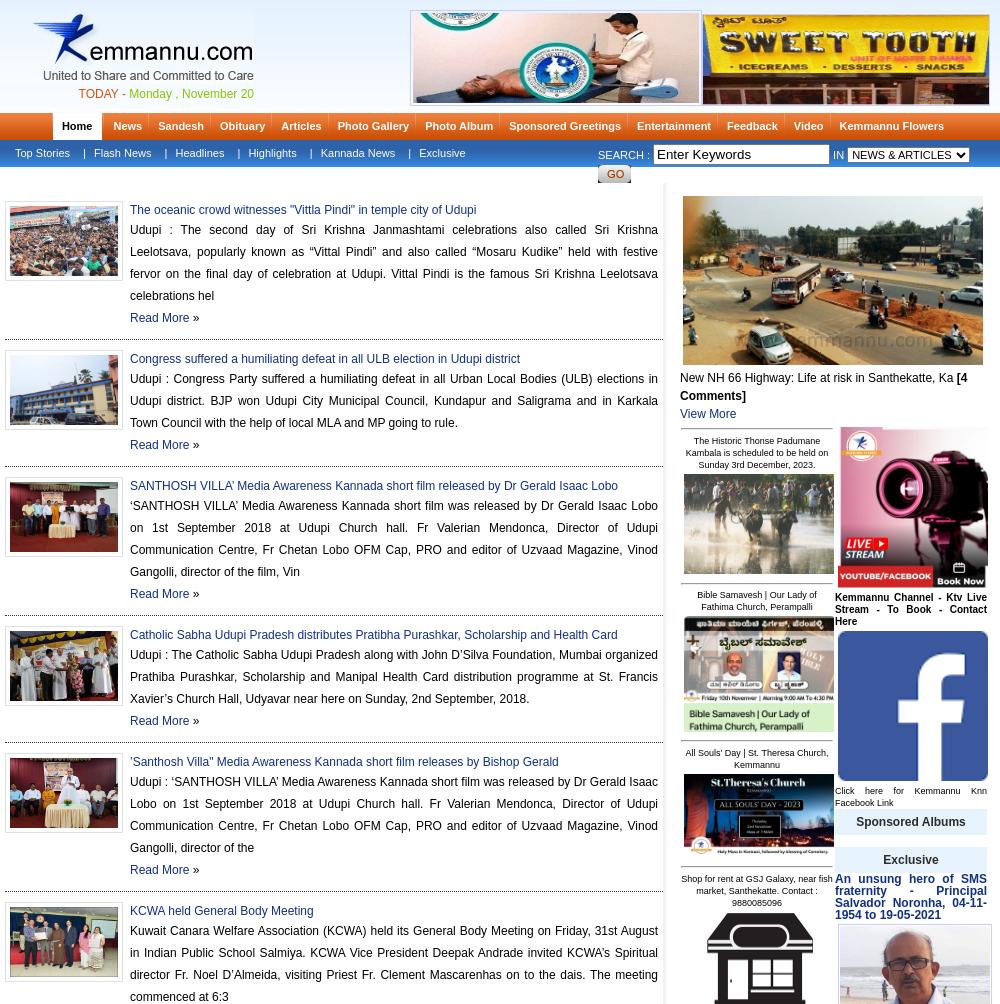 This screenshot has width=1000, height=1004. I want to click on 'Headlines', so click(198, 152).